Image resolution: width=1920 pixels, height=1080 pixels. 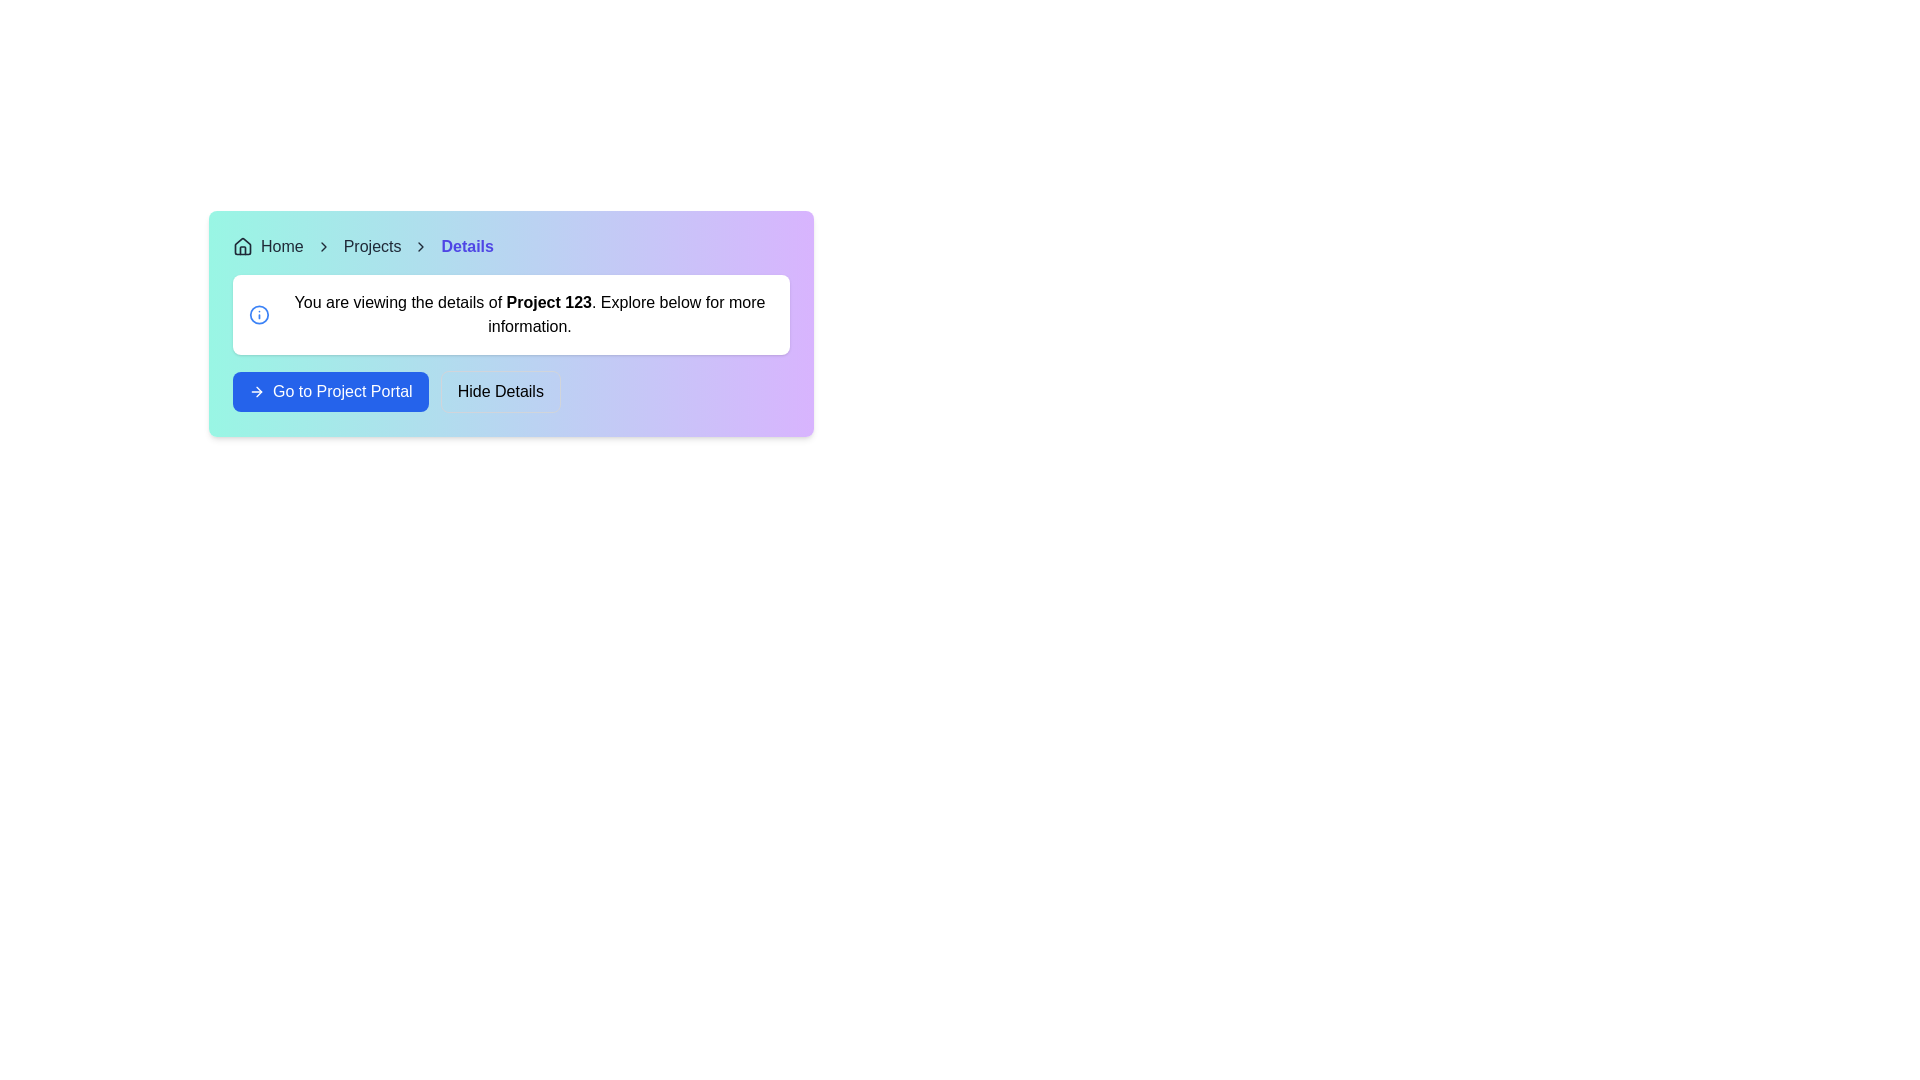 What do you see at coordinates (372, 245) in the screenshot?
I see `the 'Projects' hyperlink in the breadcrumb navigation bar` at bounding box center [372, 245].